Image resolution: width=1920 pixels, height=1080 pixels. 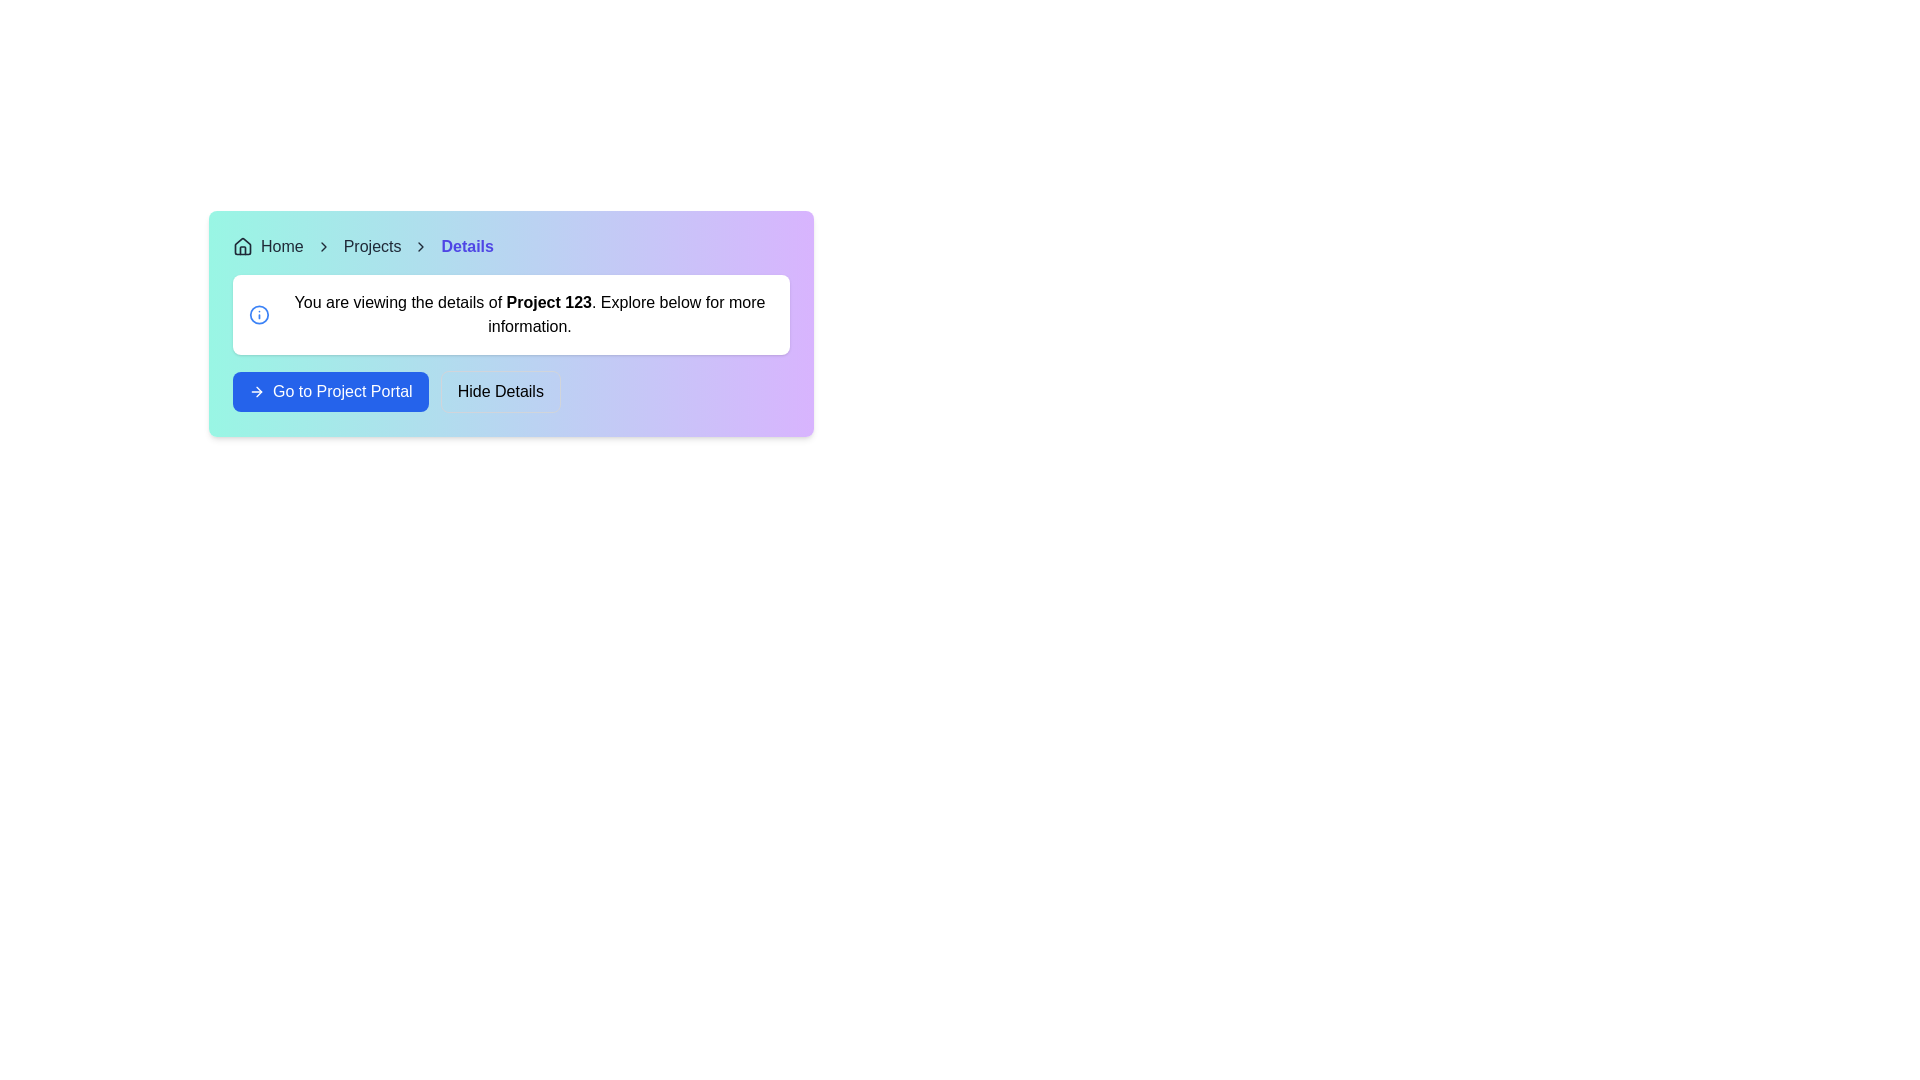 What do you see at coordinates (372, 245) in the screenshot?
I see `the 'Projects' hyperlink in the breadcrumb navigation bar` at bounding box center [372, 245].